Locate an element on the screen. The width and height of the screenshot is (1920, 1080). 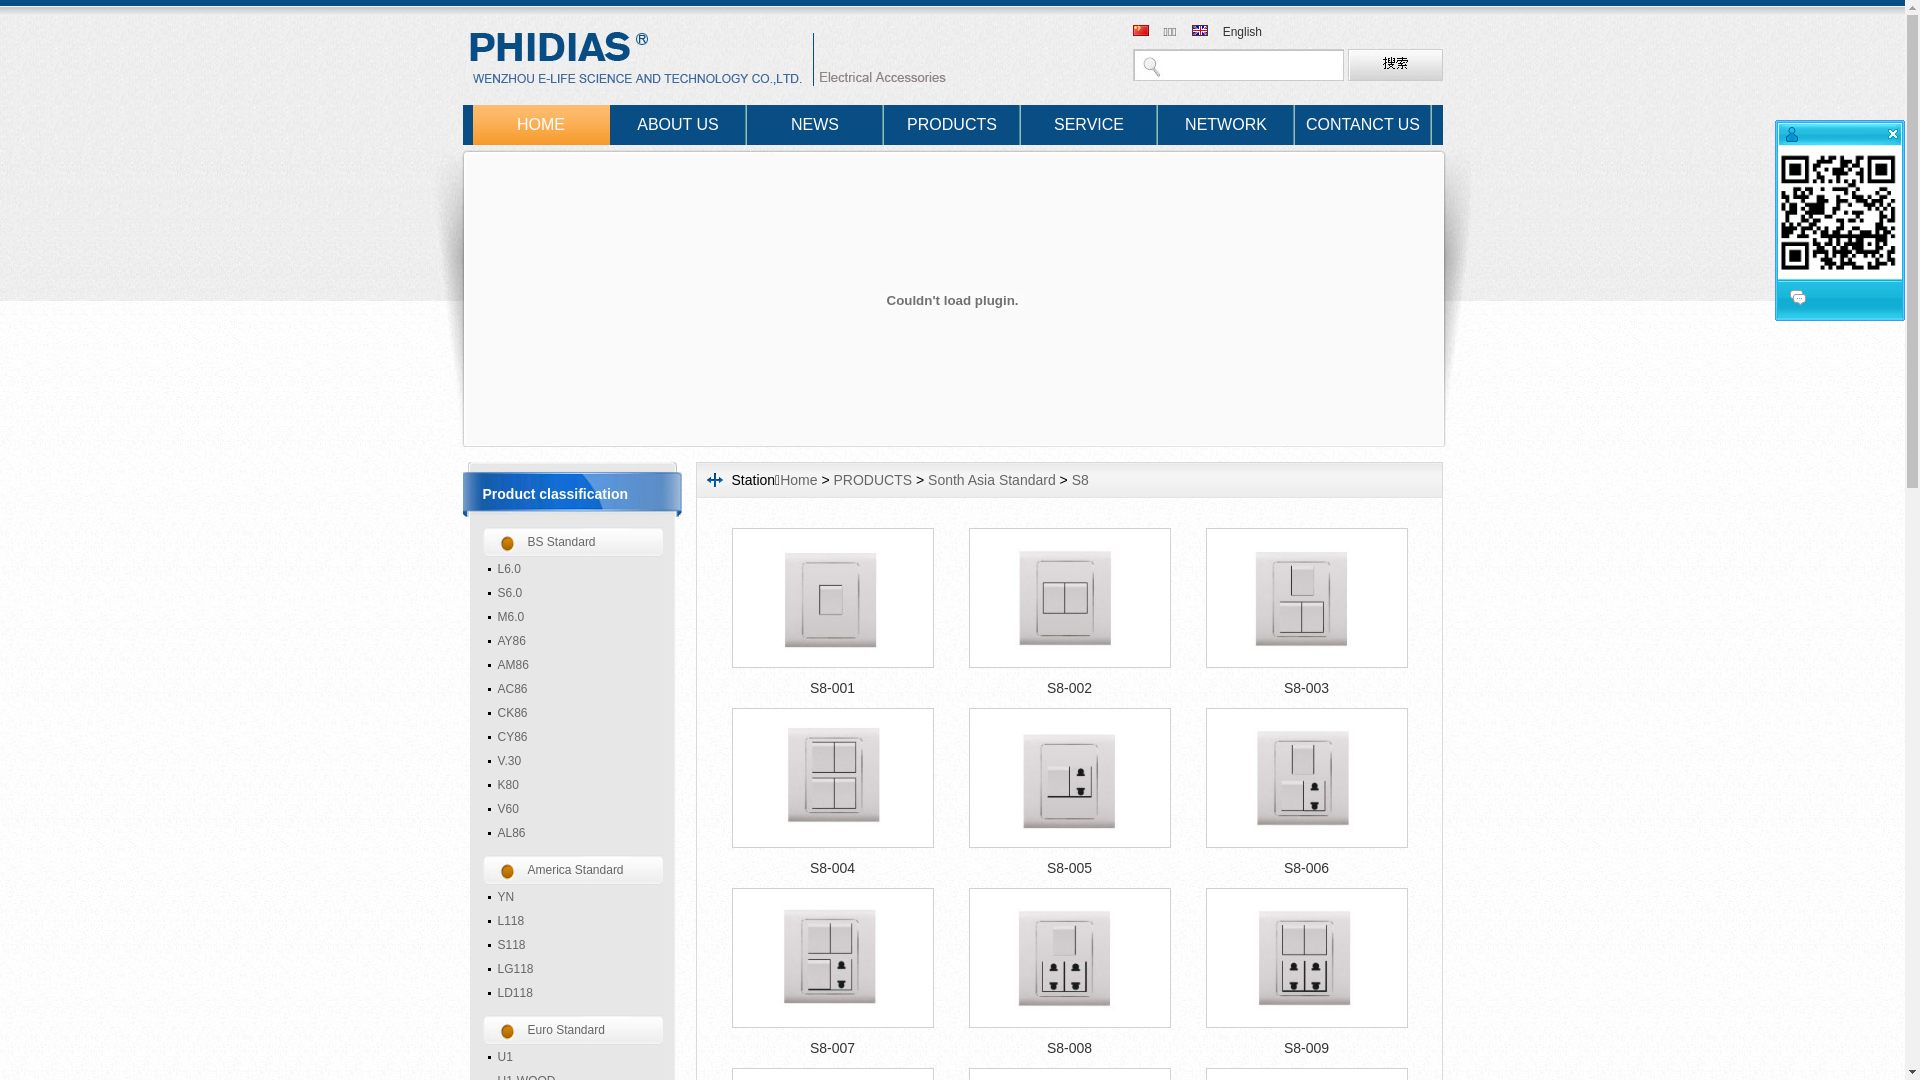
'S8-002' is located at coordinates (1068, 686).